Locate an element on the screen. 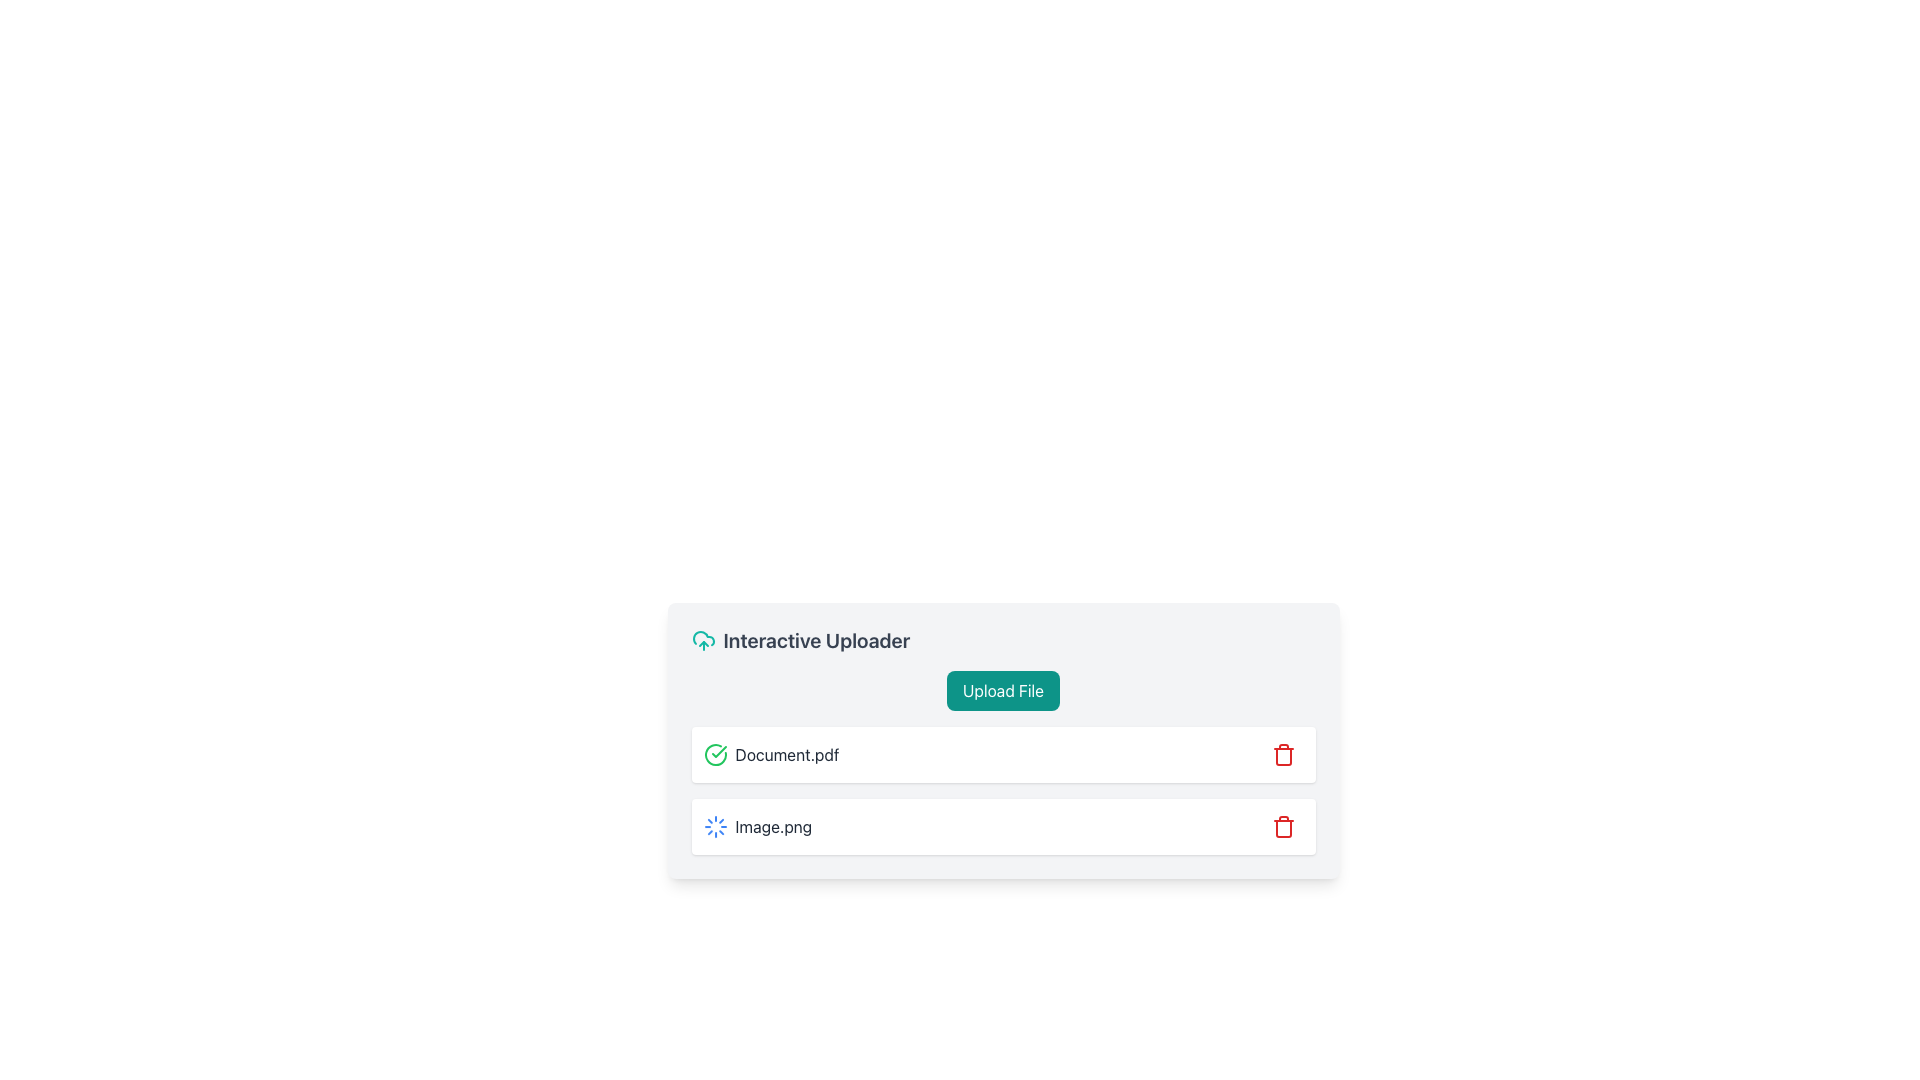  the trash icon button with a red border located in the top-right section of the file list interface, representing a delete action is located at coordinates (1283, 755).